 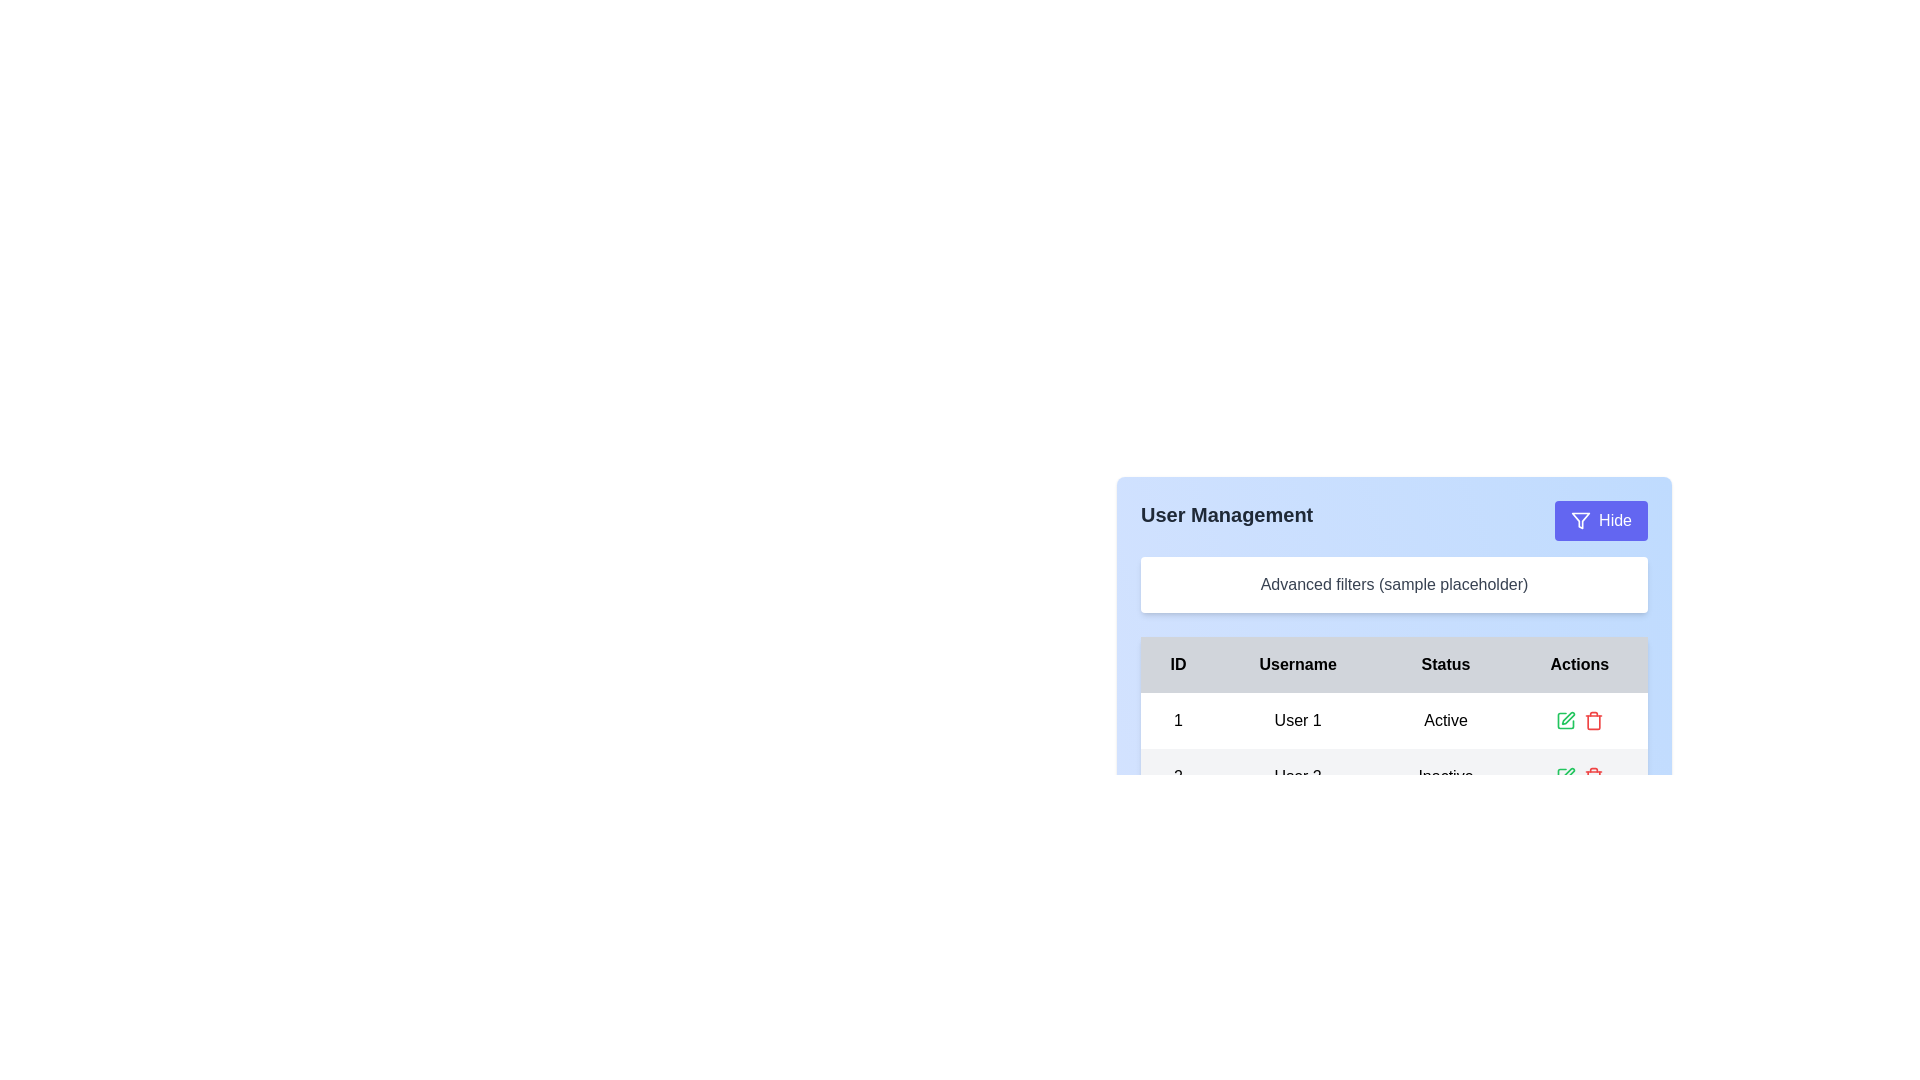 I want to click on the 'Inactive' text label in the second row of the table under the 'Status' header, located between 'User 2' and 'Actions', so click(x=1445, y=775).